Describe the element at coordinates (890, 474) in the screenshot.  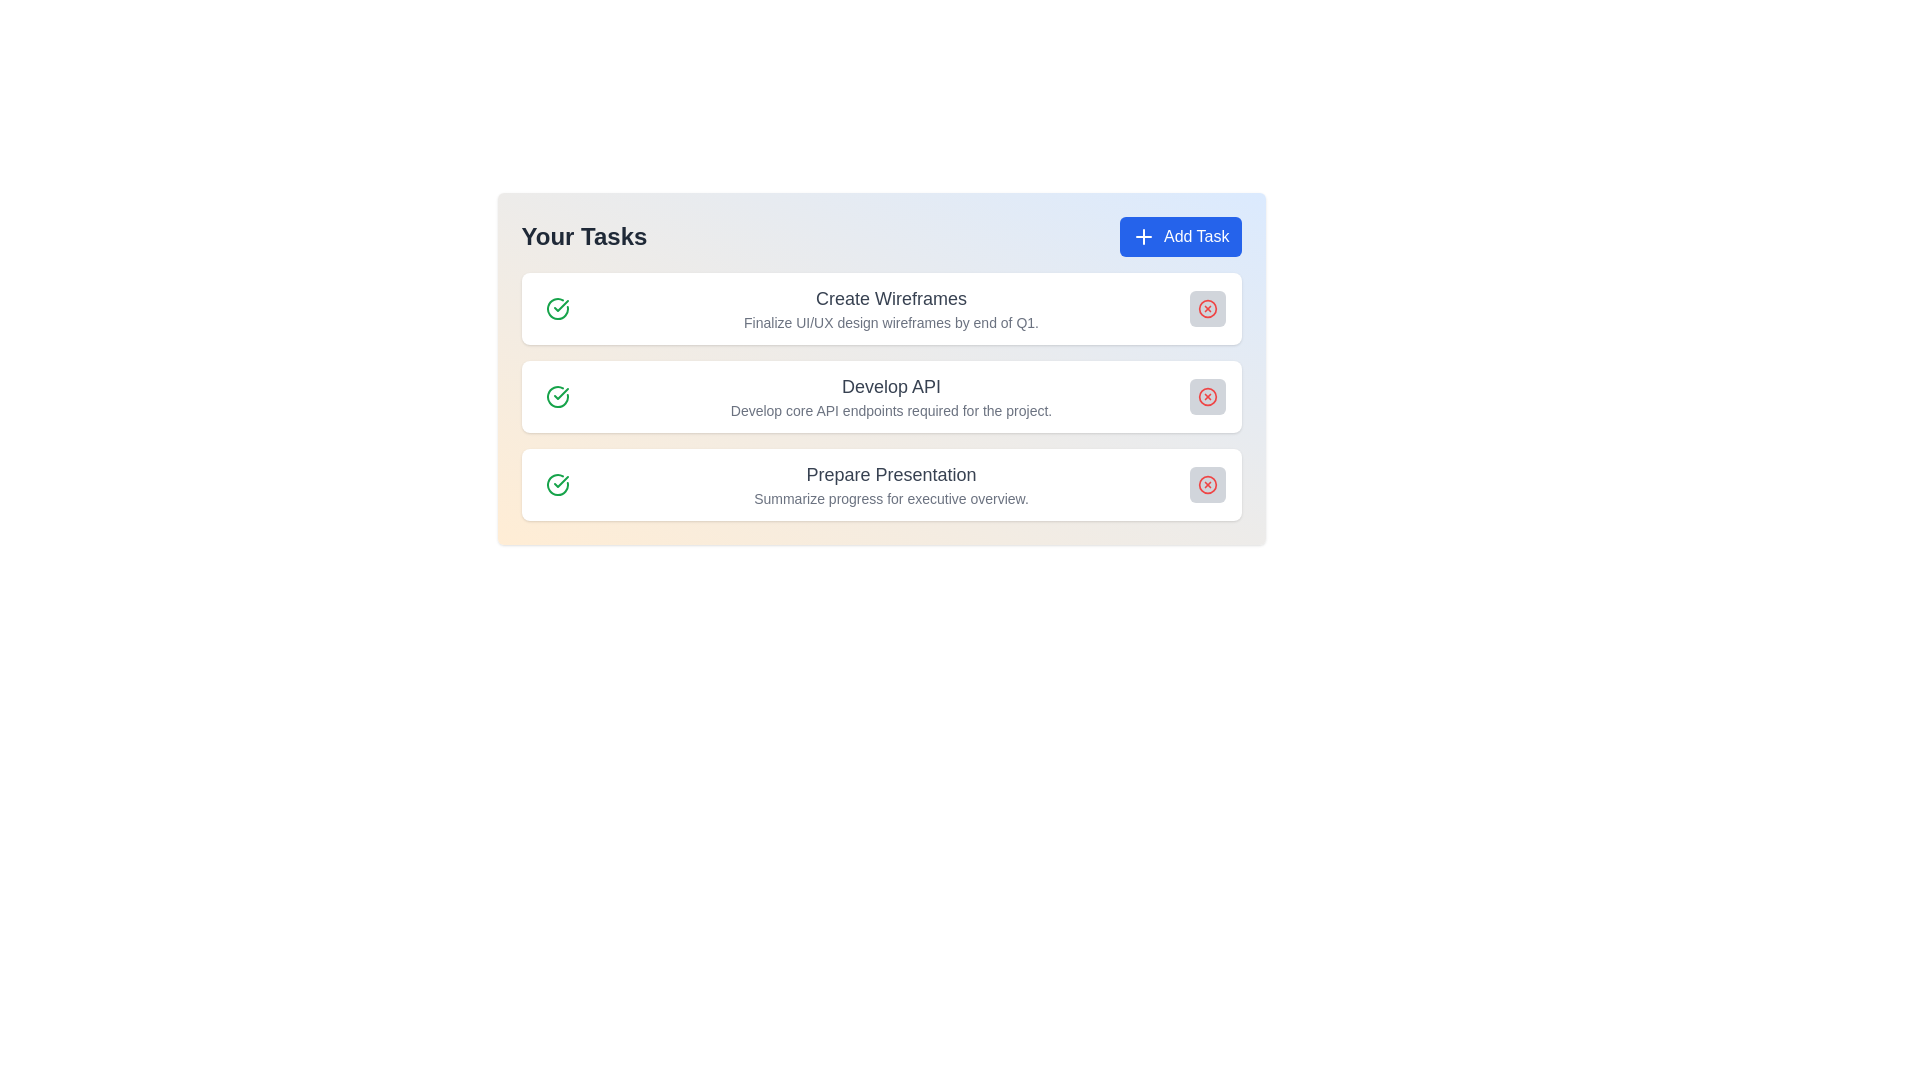
I see `the static text label displaying 'Prepare Presentation', which is in a medium-sized, gray-colored, bold font, located in the lower task entry of the task list` at that location.